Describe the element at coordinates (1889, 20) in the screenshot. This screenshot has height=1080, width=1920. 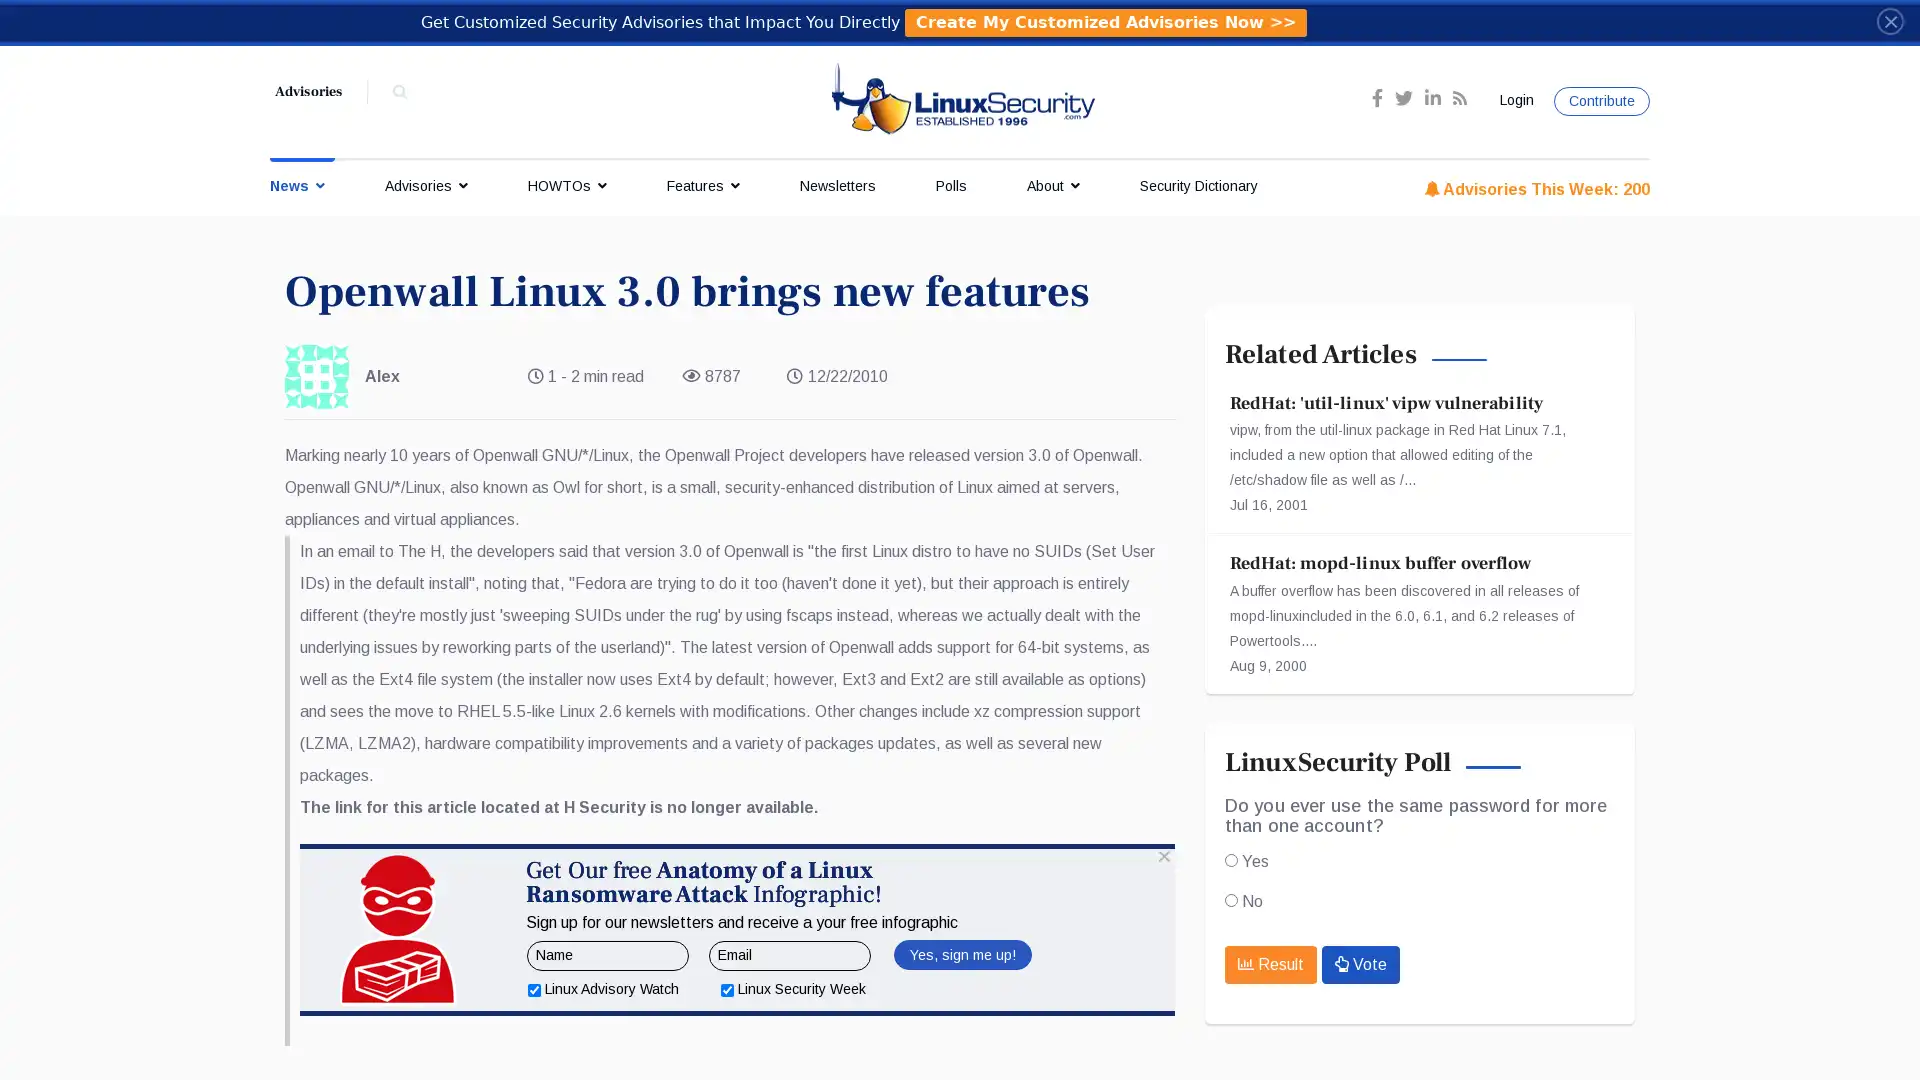
I see `Close` at that location.